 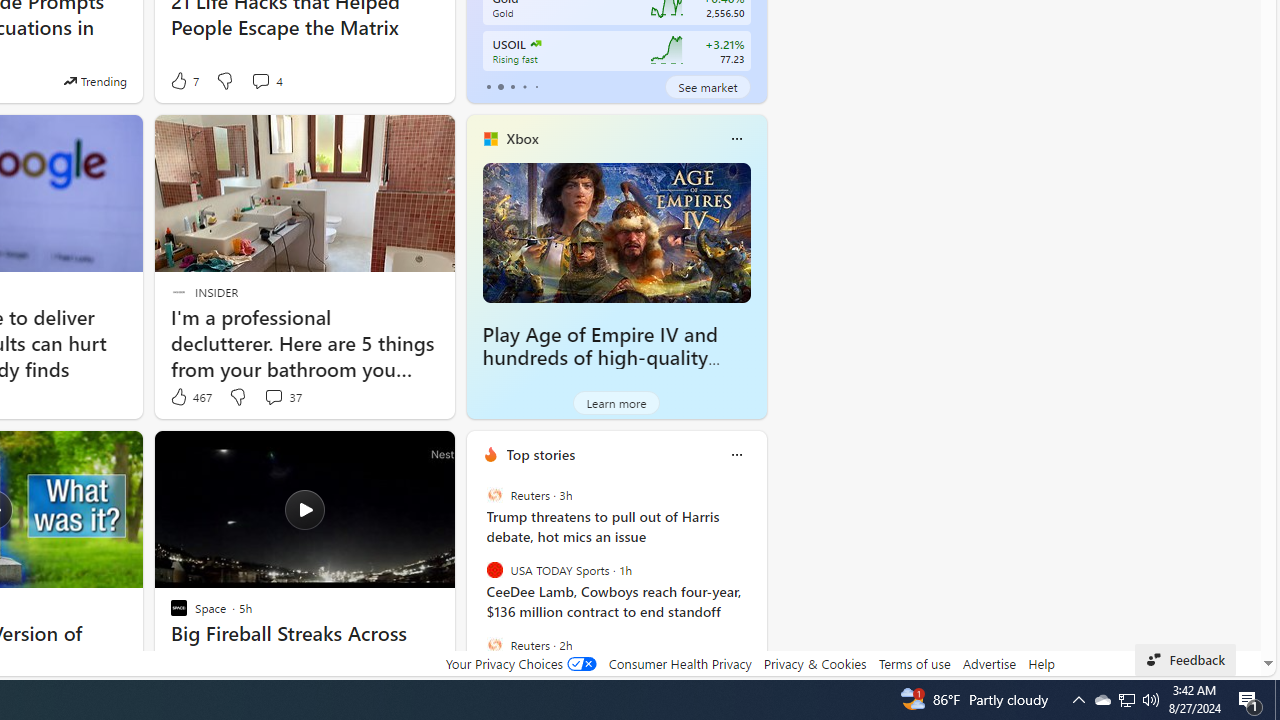 I want to click on 'View comments 37 Comment', so click(x=281, y=397).